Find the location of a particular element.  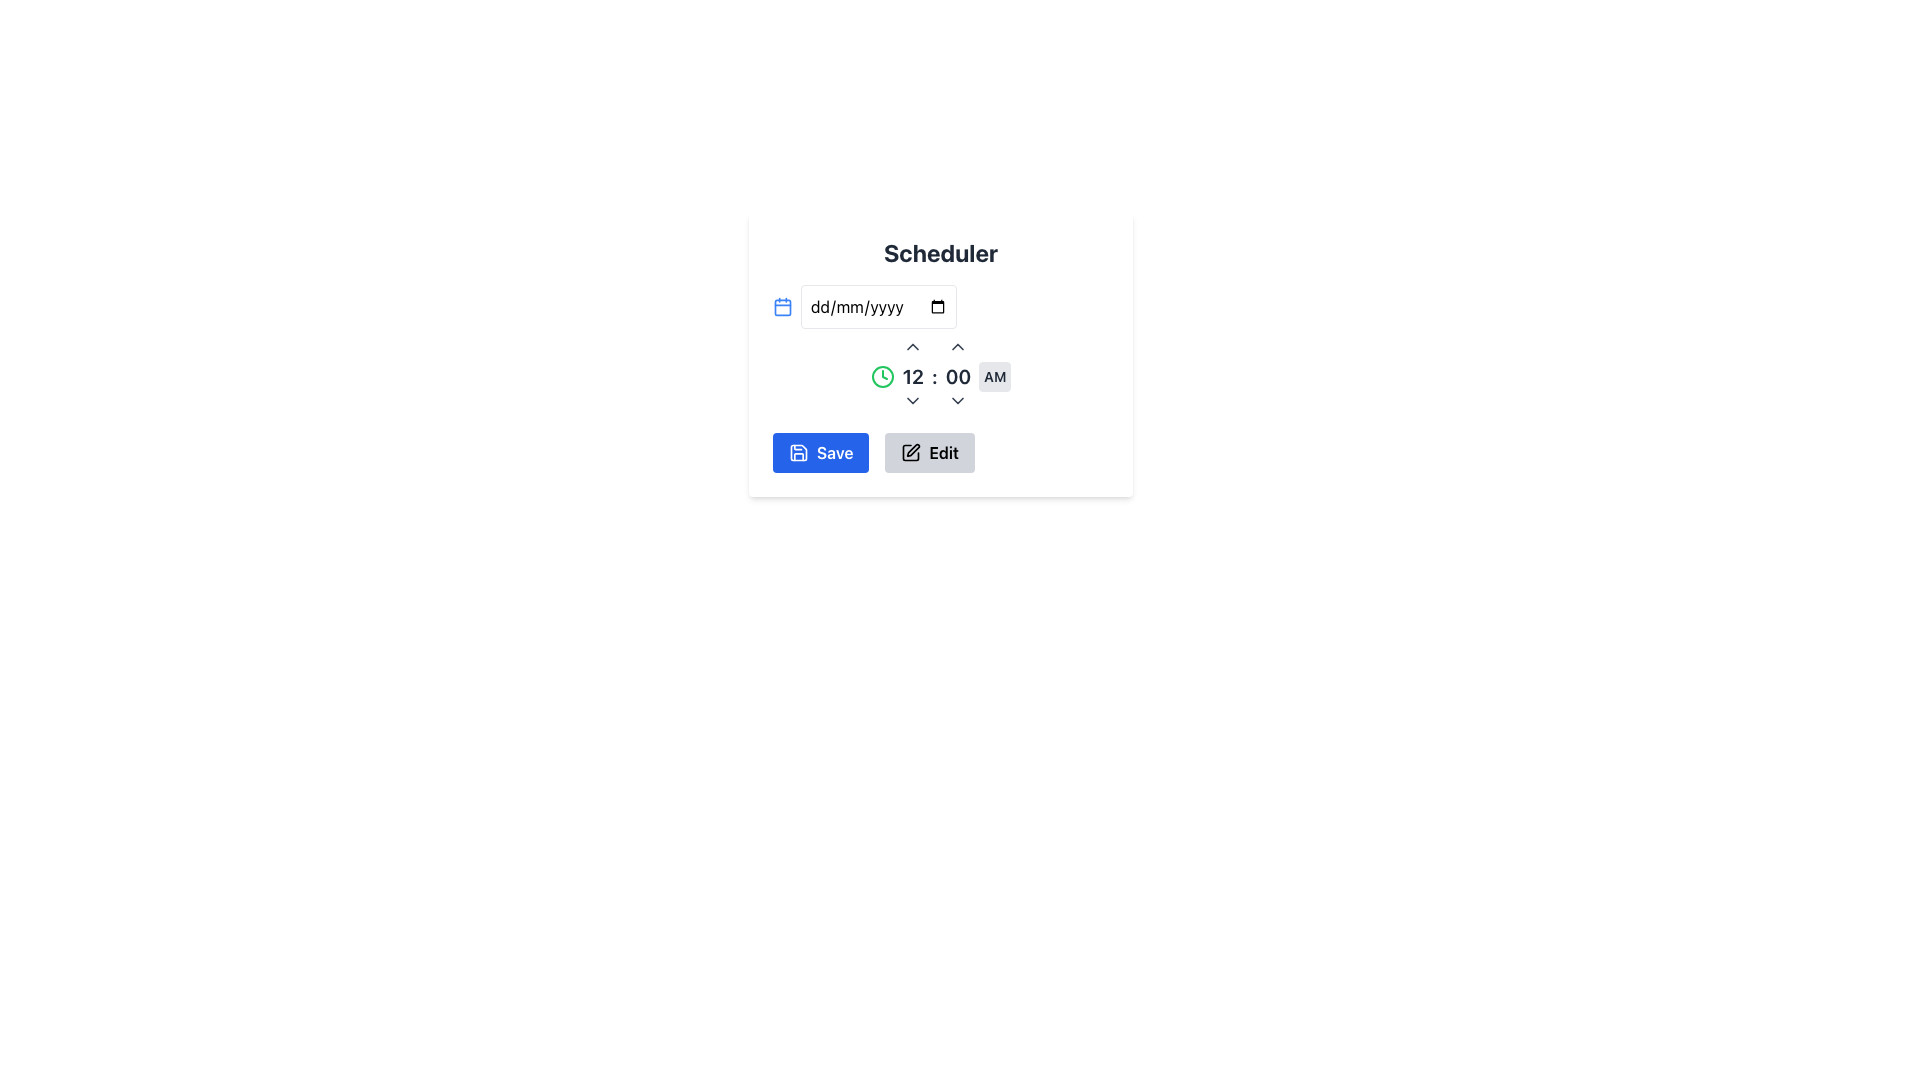

the downward-facing chevron icon button located below the time indicator ('12 : 00 AM') for keyboard interaction is located at coordinates (912, 401).